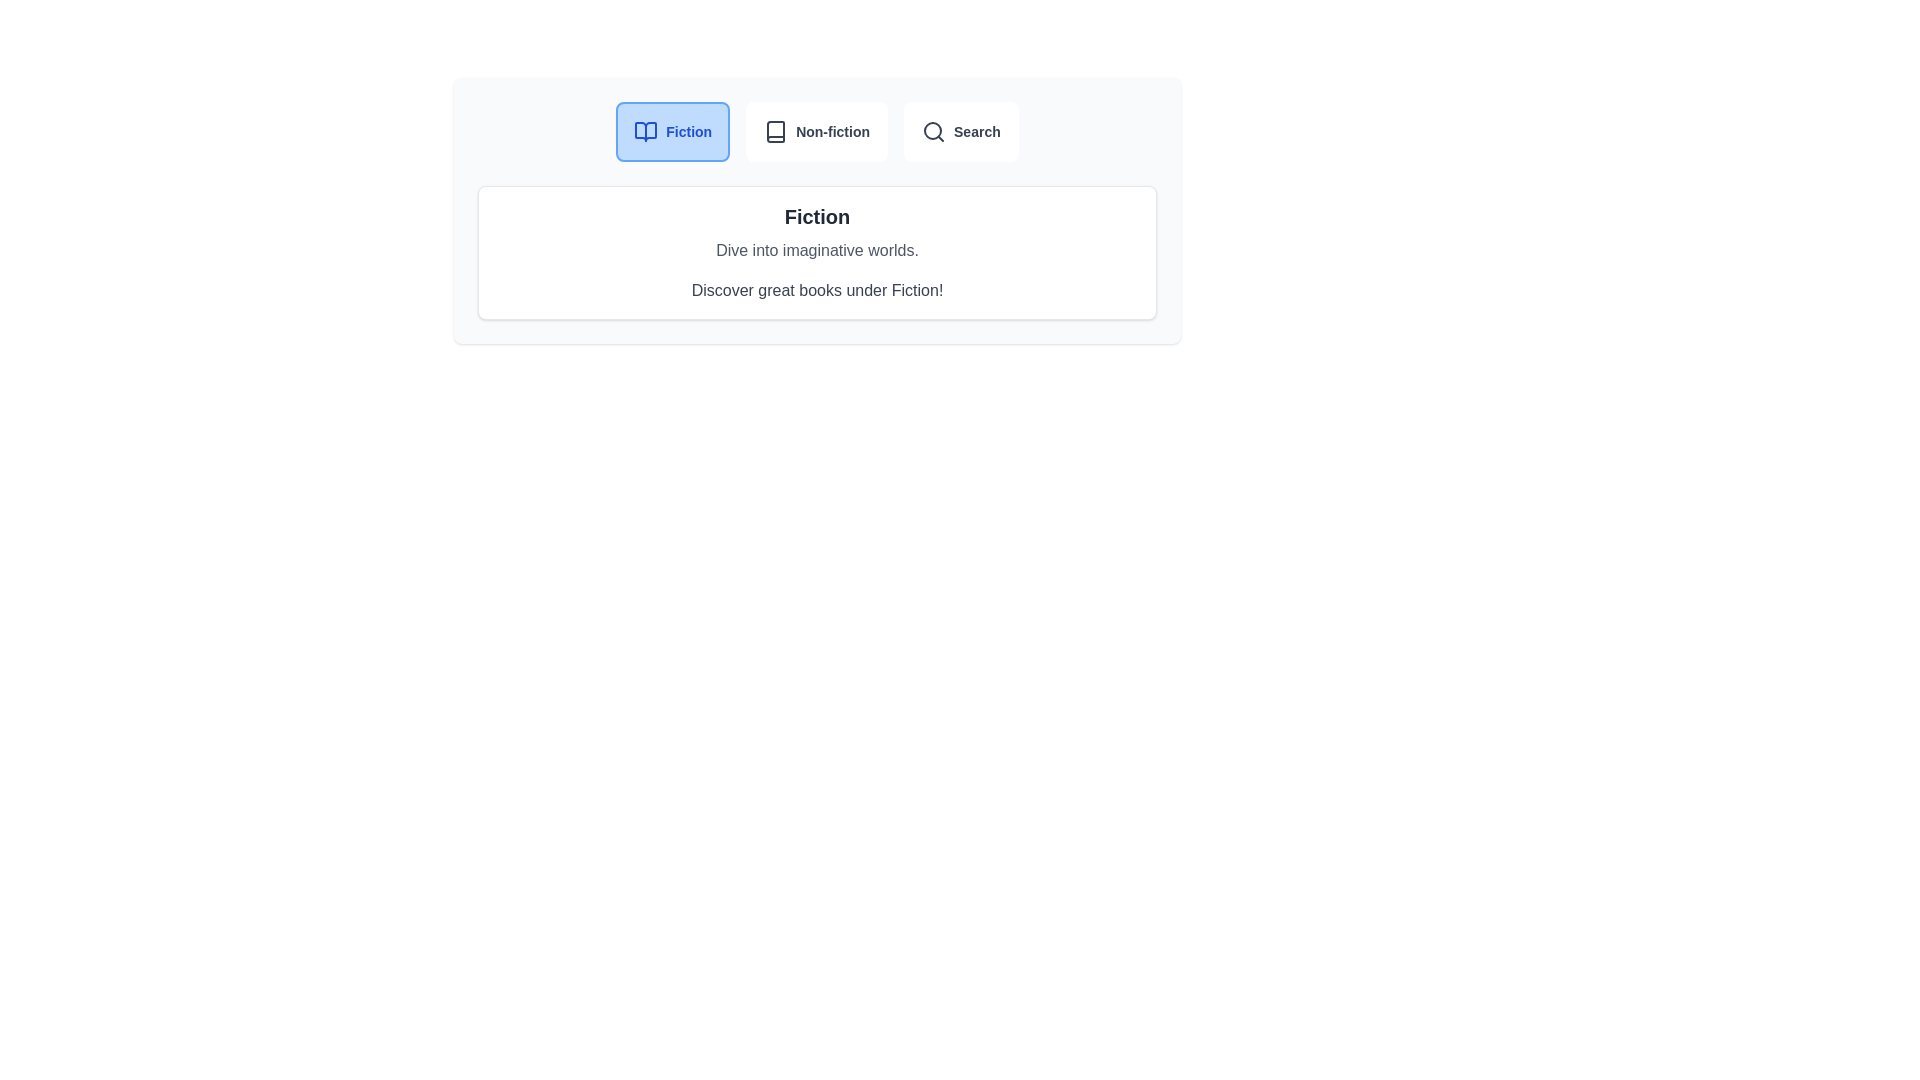  Describe the element at coordinates (833, 131) in the screenshot. I see `the 'Non-fiction' label in the navigation menu` at that location.